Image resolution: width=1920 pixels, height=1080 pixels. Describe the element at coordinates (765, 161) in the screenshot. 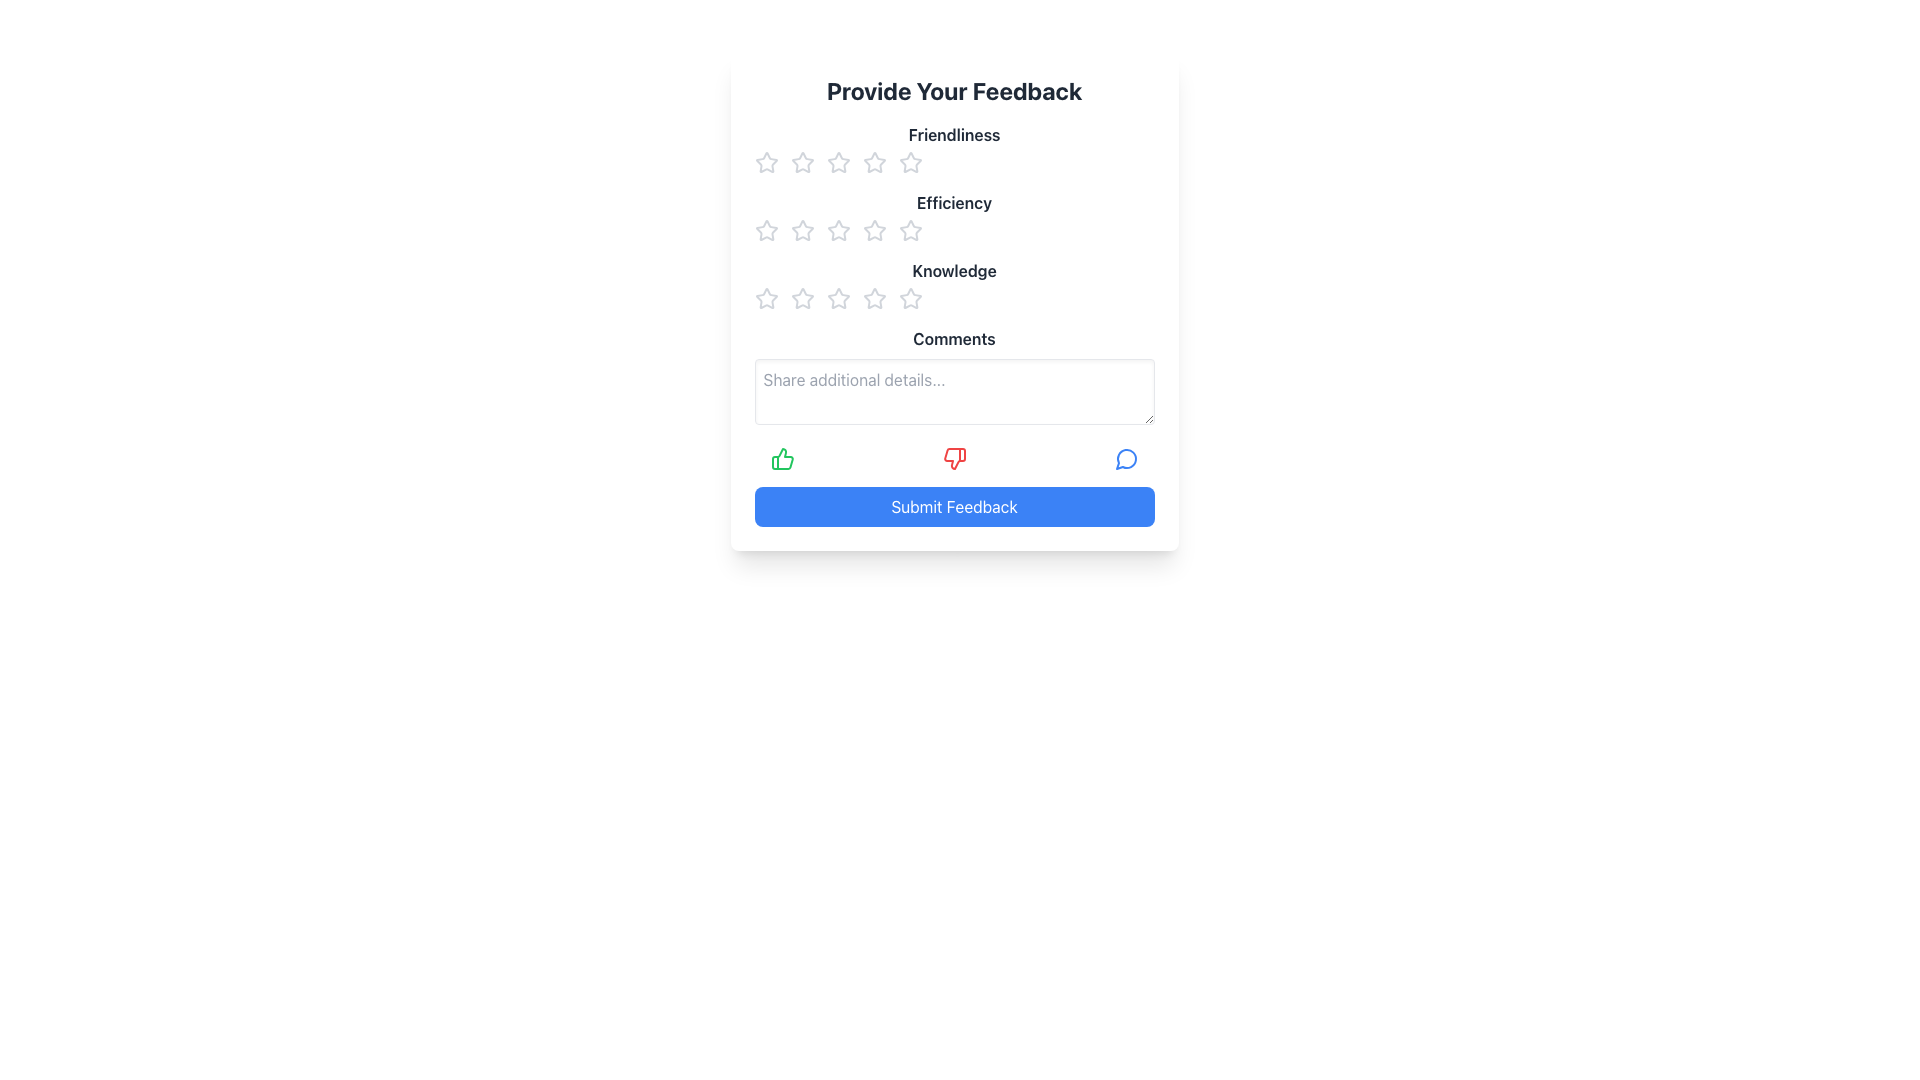

I see `the leftmost star icon in the 'Friendliness' rating section` at that location.